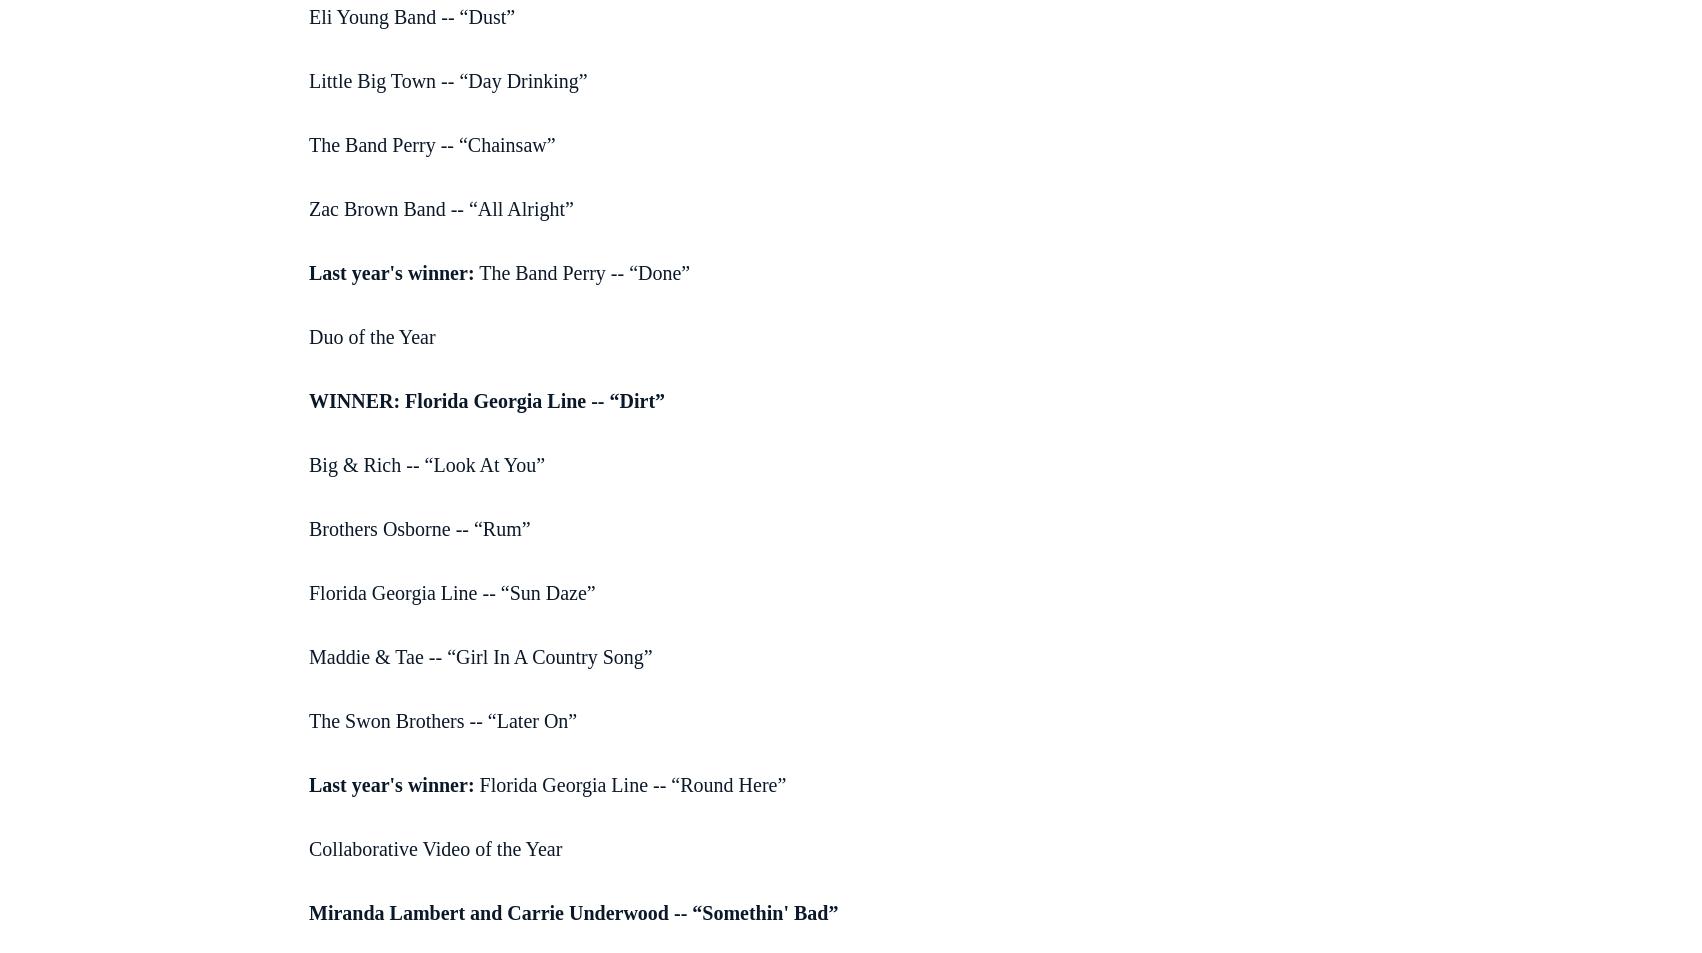 This screenshot has height=953, width=1702. Describe the element at coordinates (446, 78) in the screenshot. I see `'Little Big Town -- “Day Drinking”'` at that location.